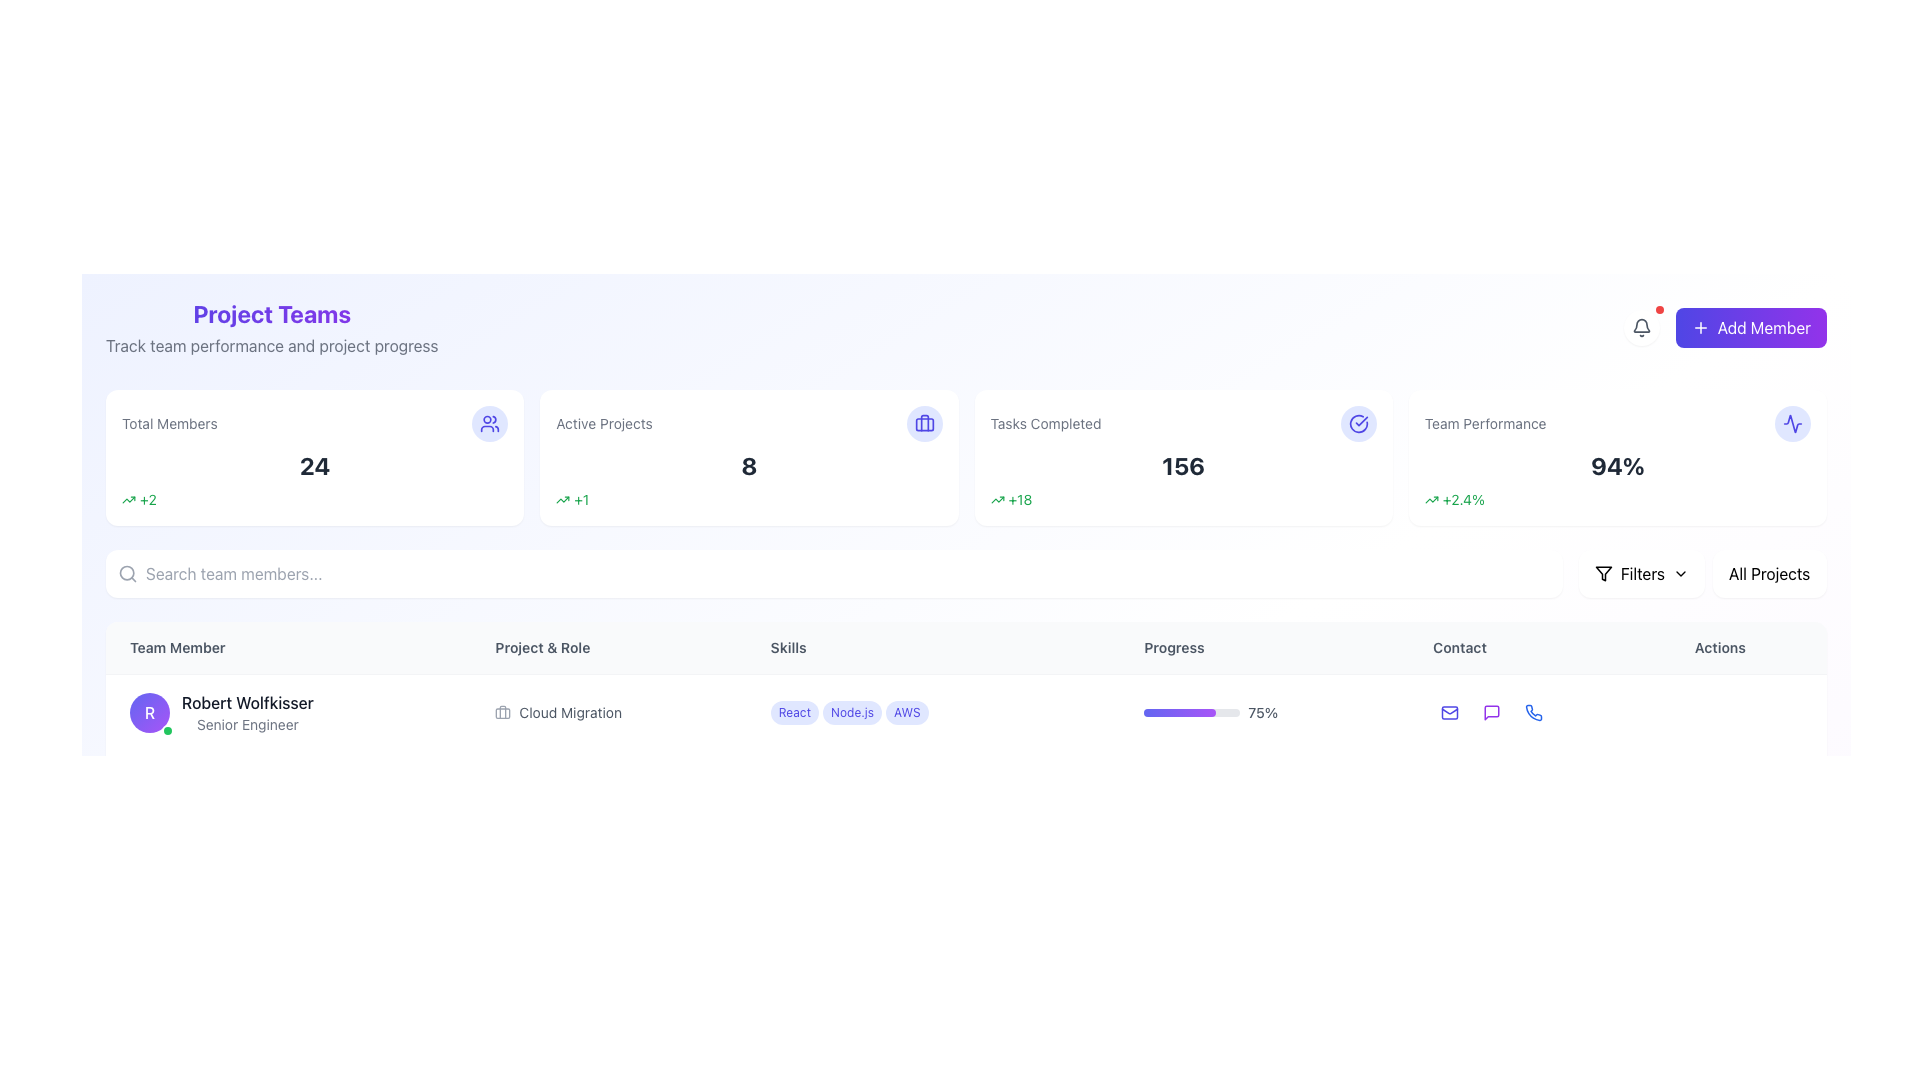 The image size is (1920, 1080). What do you see at coordinates (748, 466) in the screenshot?
I see `the prominently displayed bold numeric text that is centrally located within the 'Active Projects' card, contrasting dark gray against a white background` at bounding box center [748, 466].